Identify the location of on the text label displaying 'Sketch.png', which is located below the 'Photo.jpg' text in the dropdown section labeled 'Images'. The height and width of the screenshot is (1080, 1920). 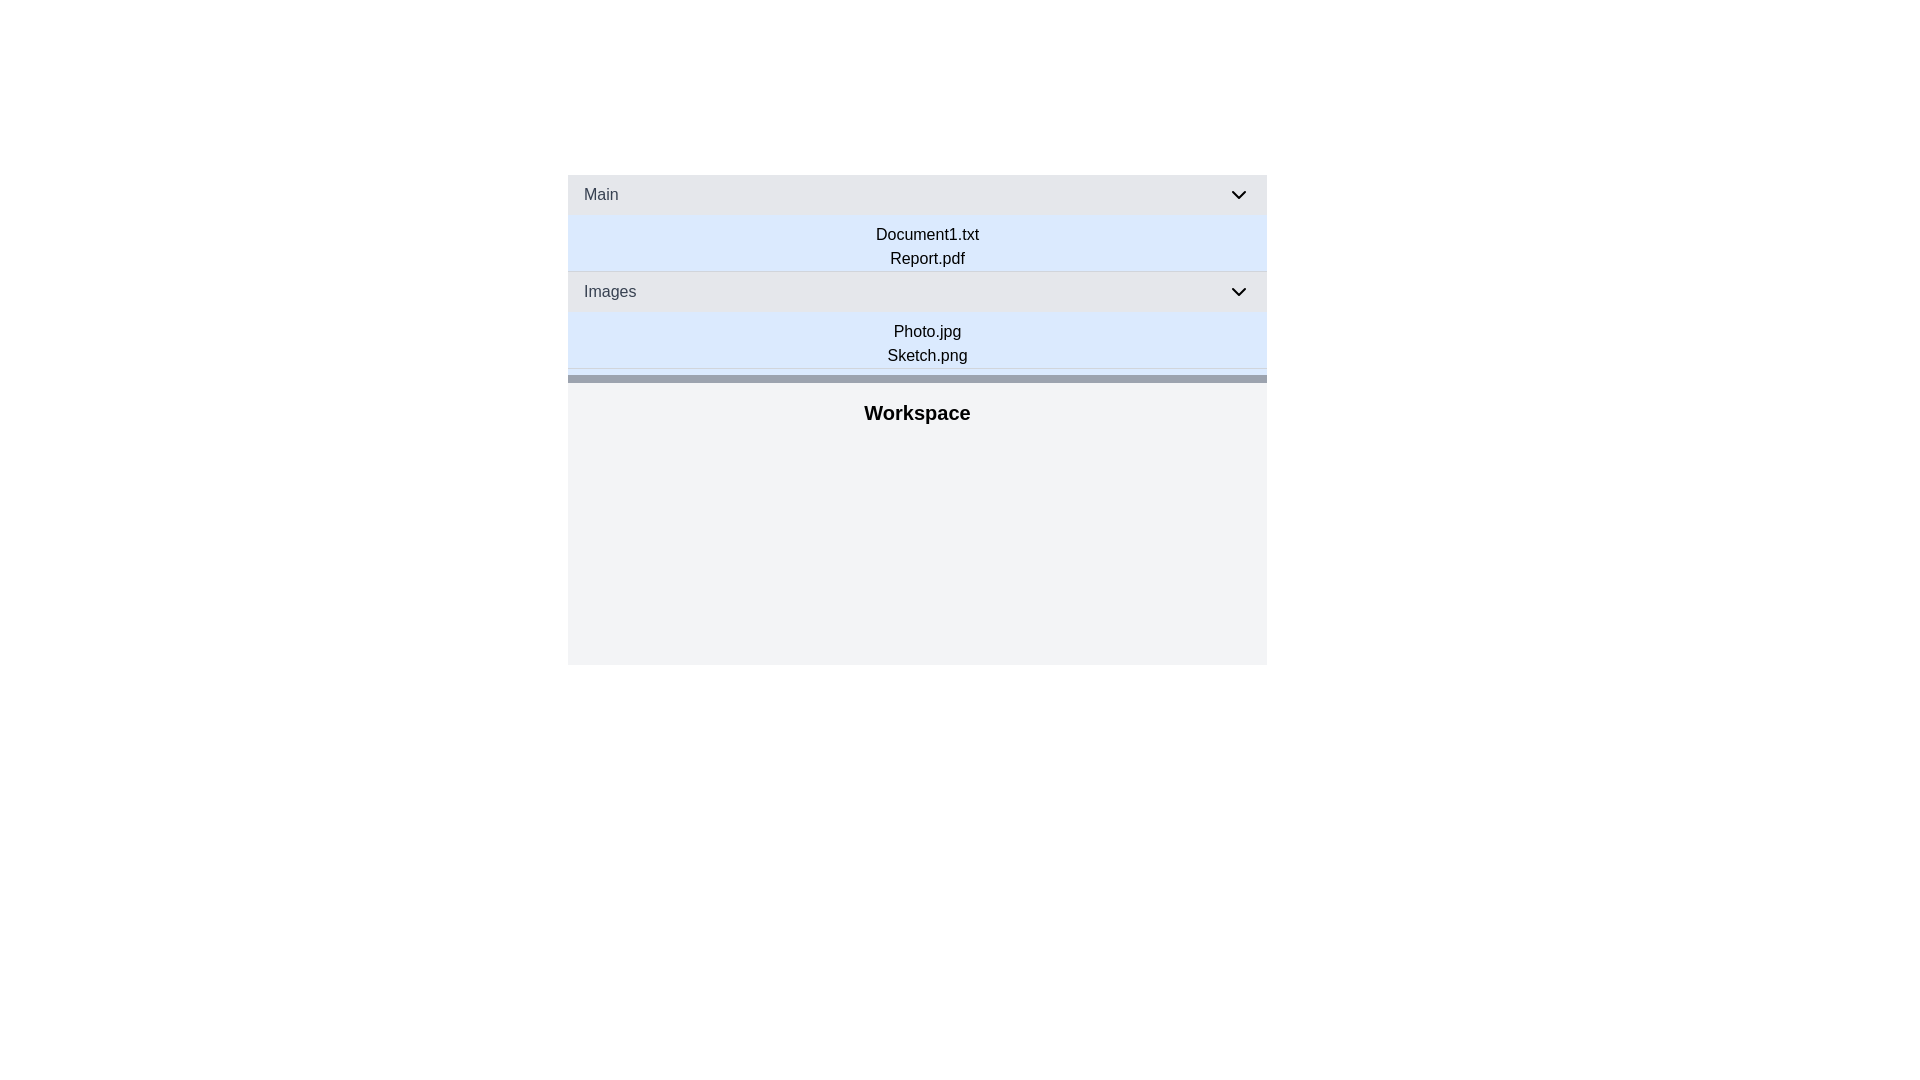
(926, 354).